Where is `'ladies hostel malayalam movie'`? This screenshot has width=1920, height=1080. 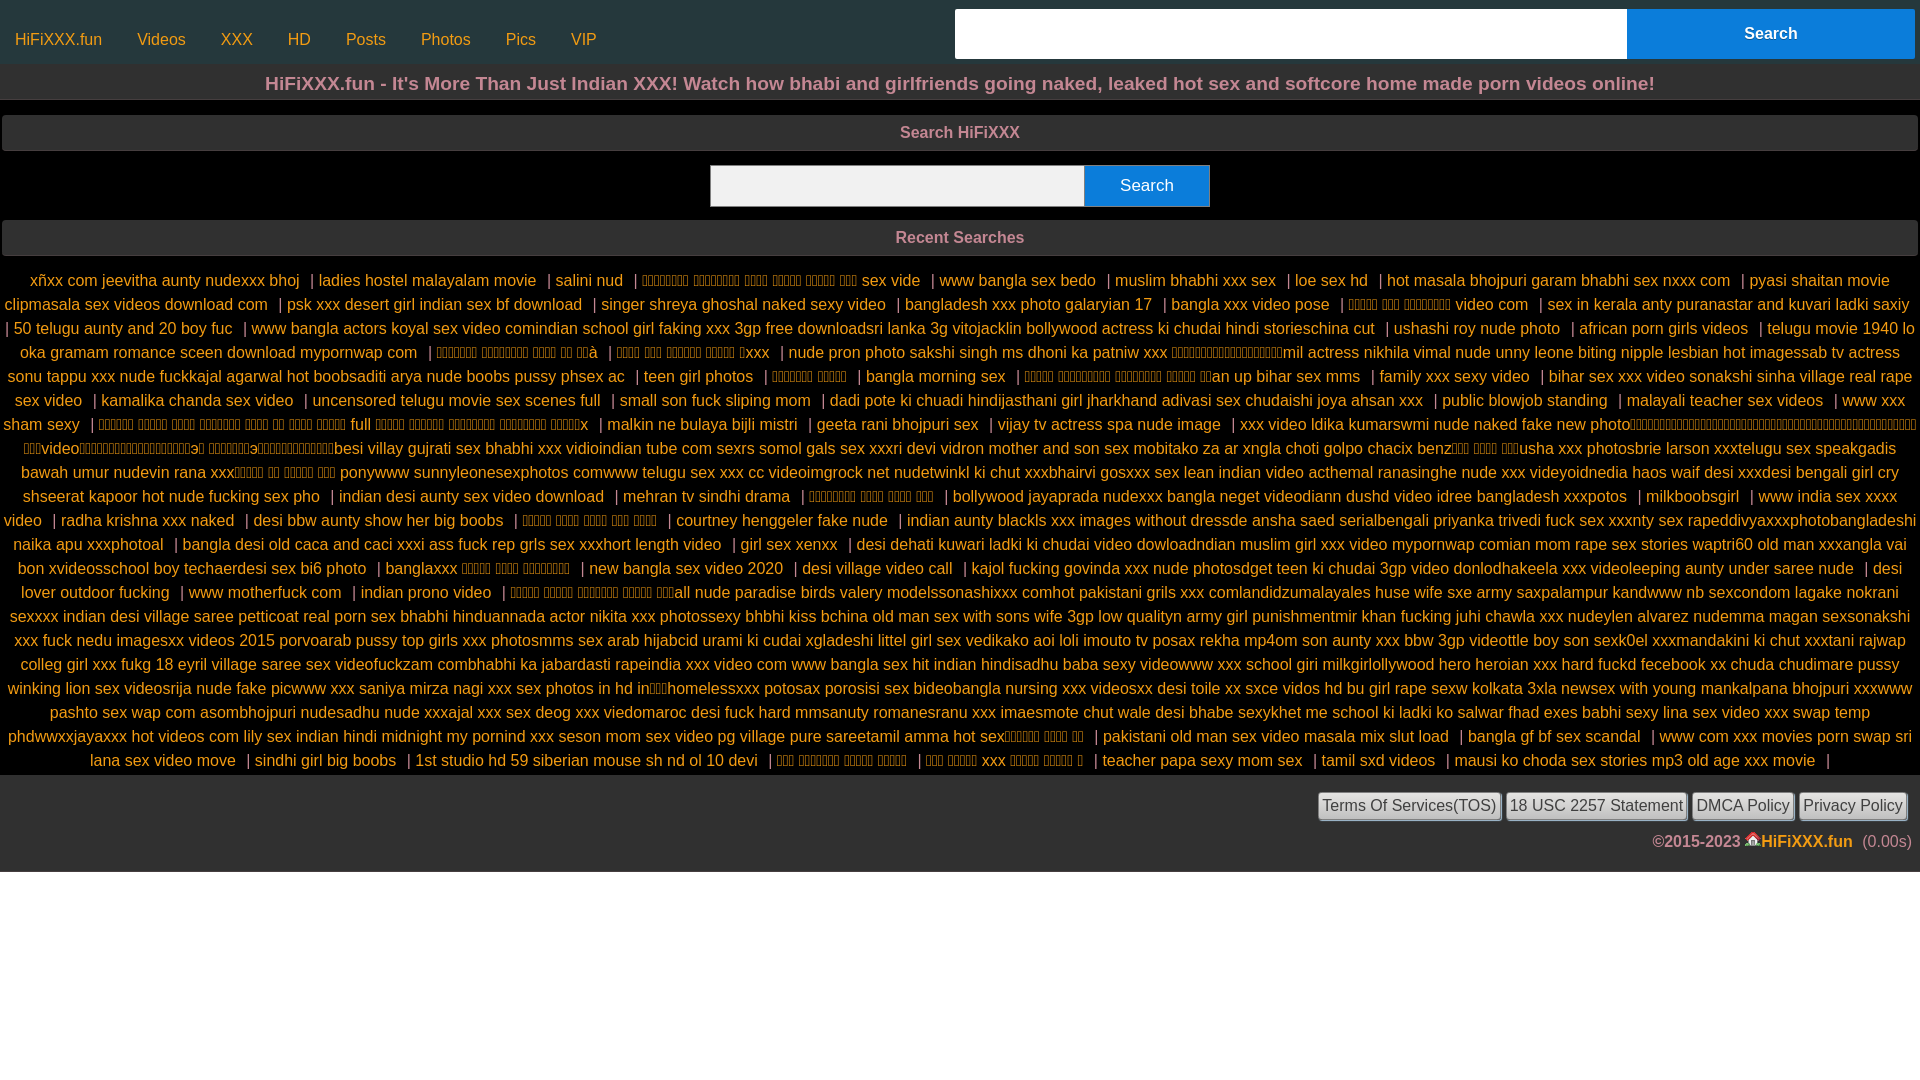
'ladies hostel malayalam movie' is located at coordinates (317, 280).